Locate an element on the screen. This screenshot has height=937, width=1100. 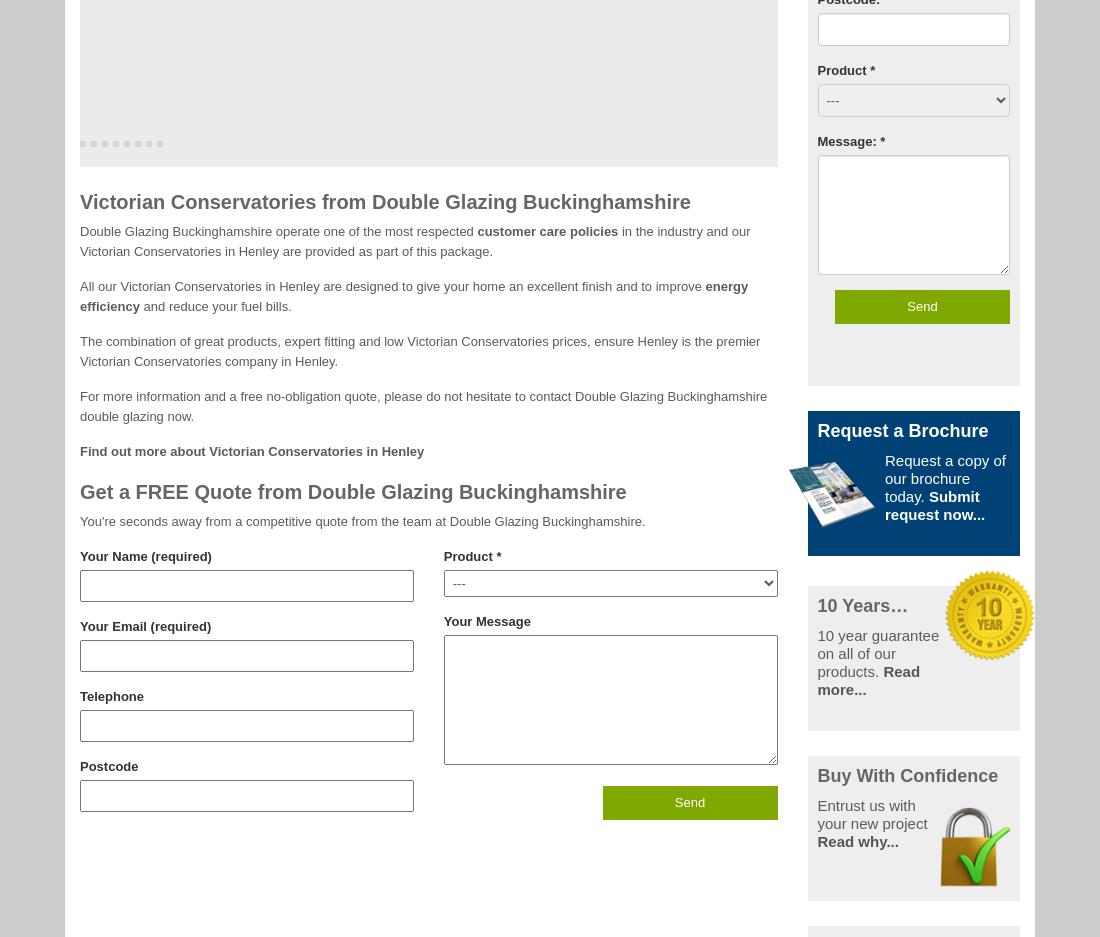
'Your Email (required)' is located at coordinates (144, 625).